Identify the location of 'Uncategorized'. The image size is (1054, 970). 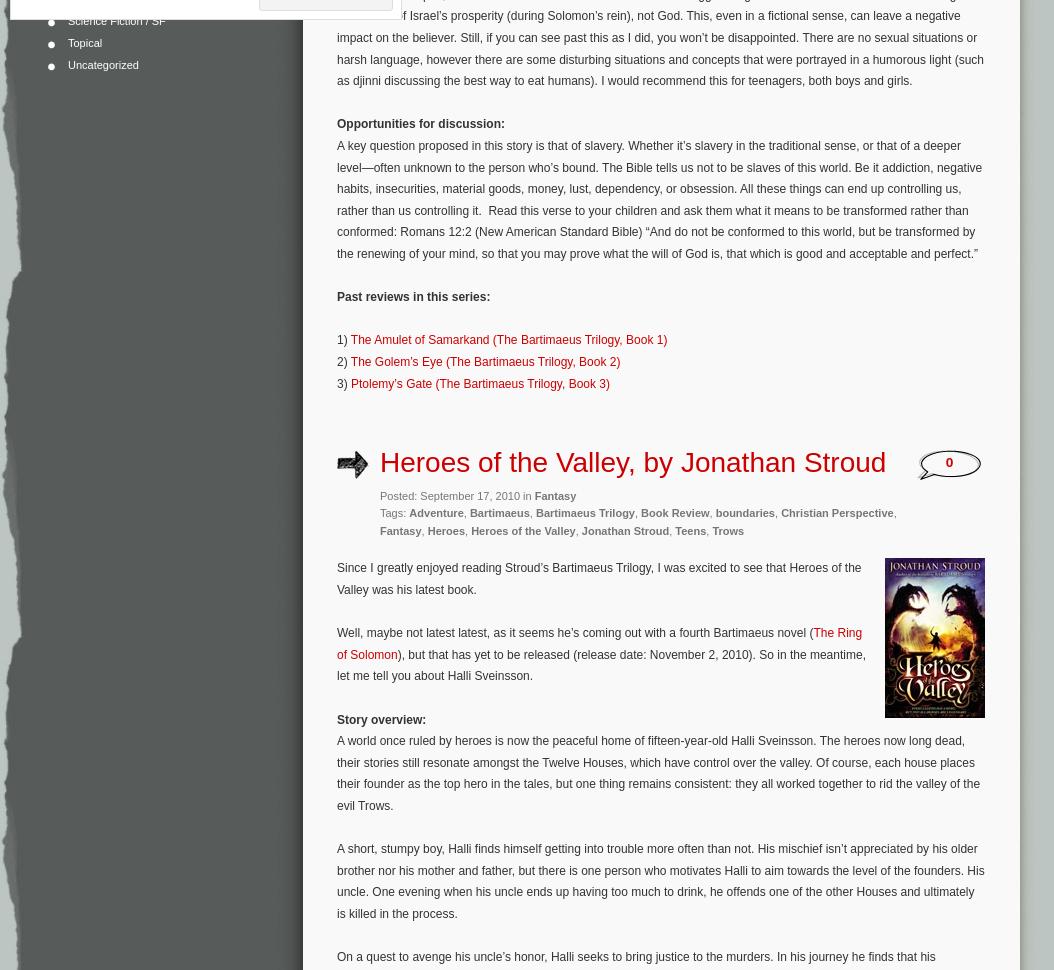
(101, 63).